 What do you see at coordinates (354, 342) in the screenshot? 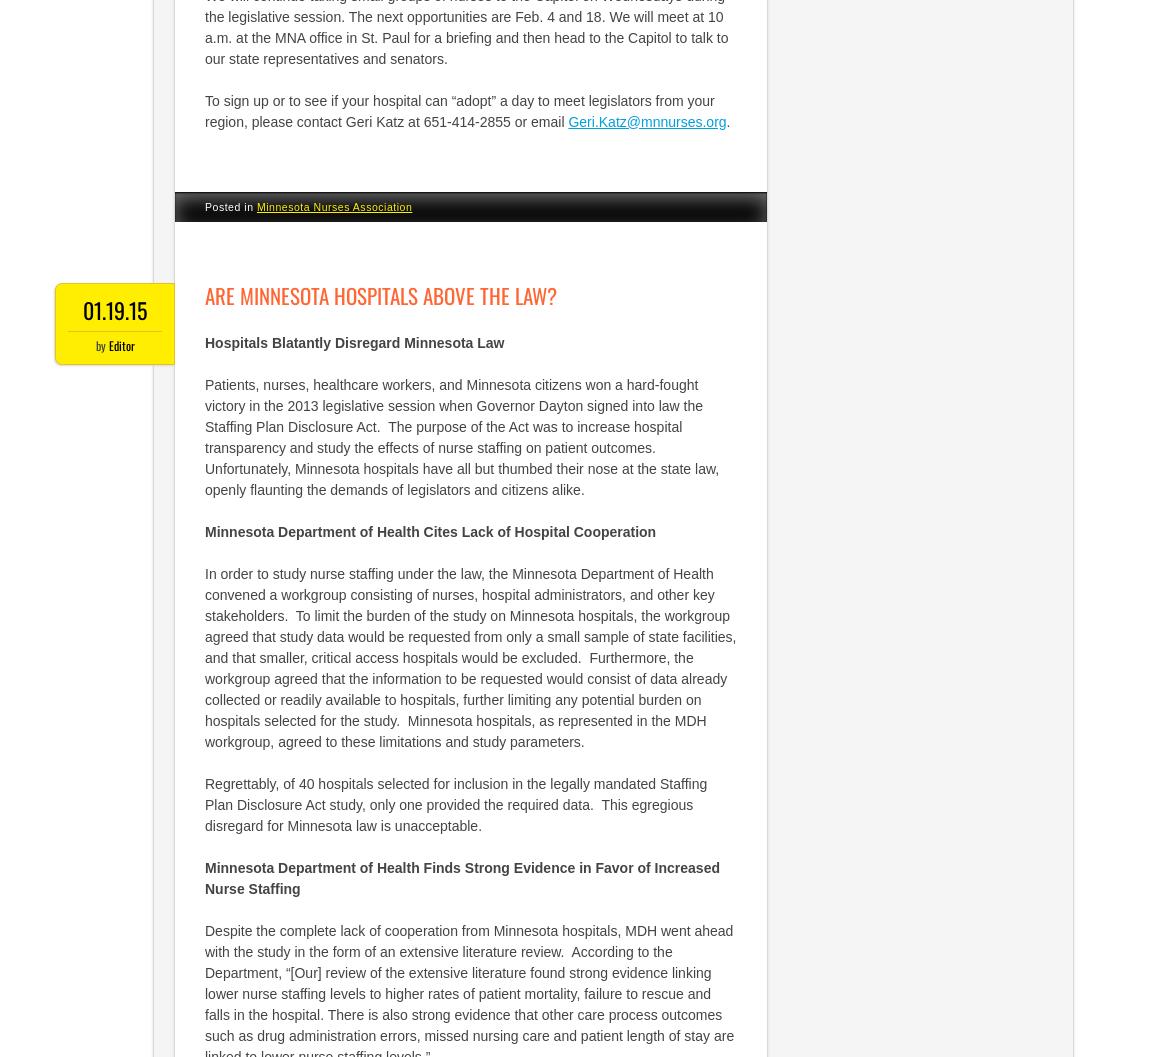
I see `'Hospitals Blatantly Disregard Minnesota Law'` at bounding box center [354, 342].